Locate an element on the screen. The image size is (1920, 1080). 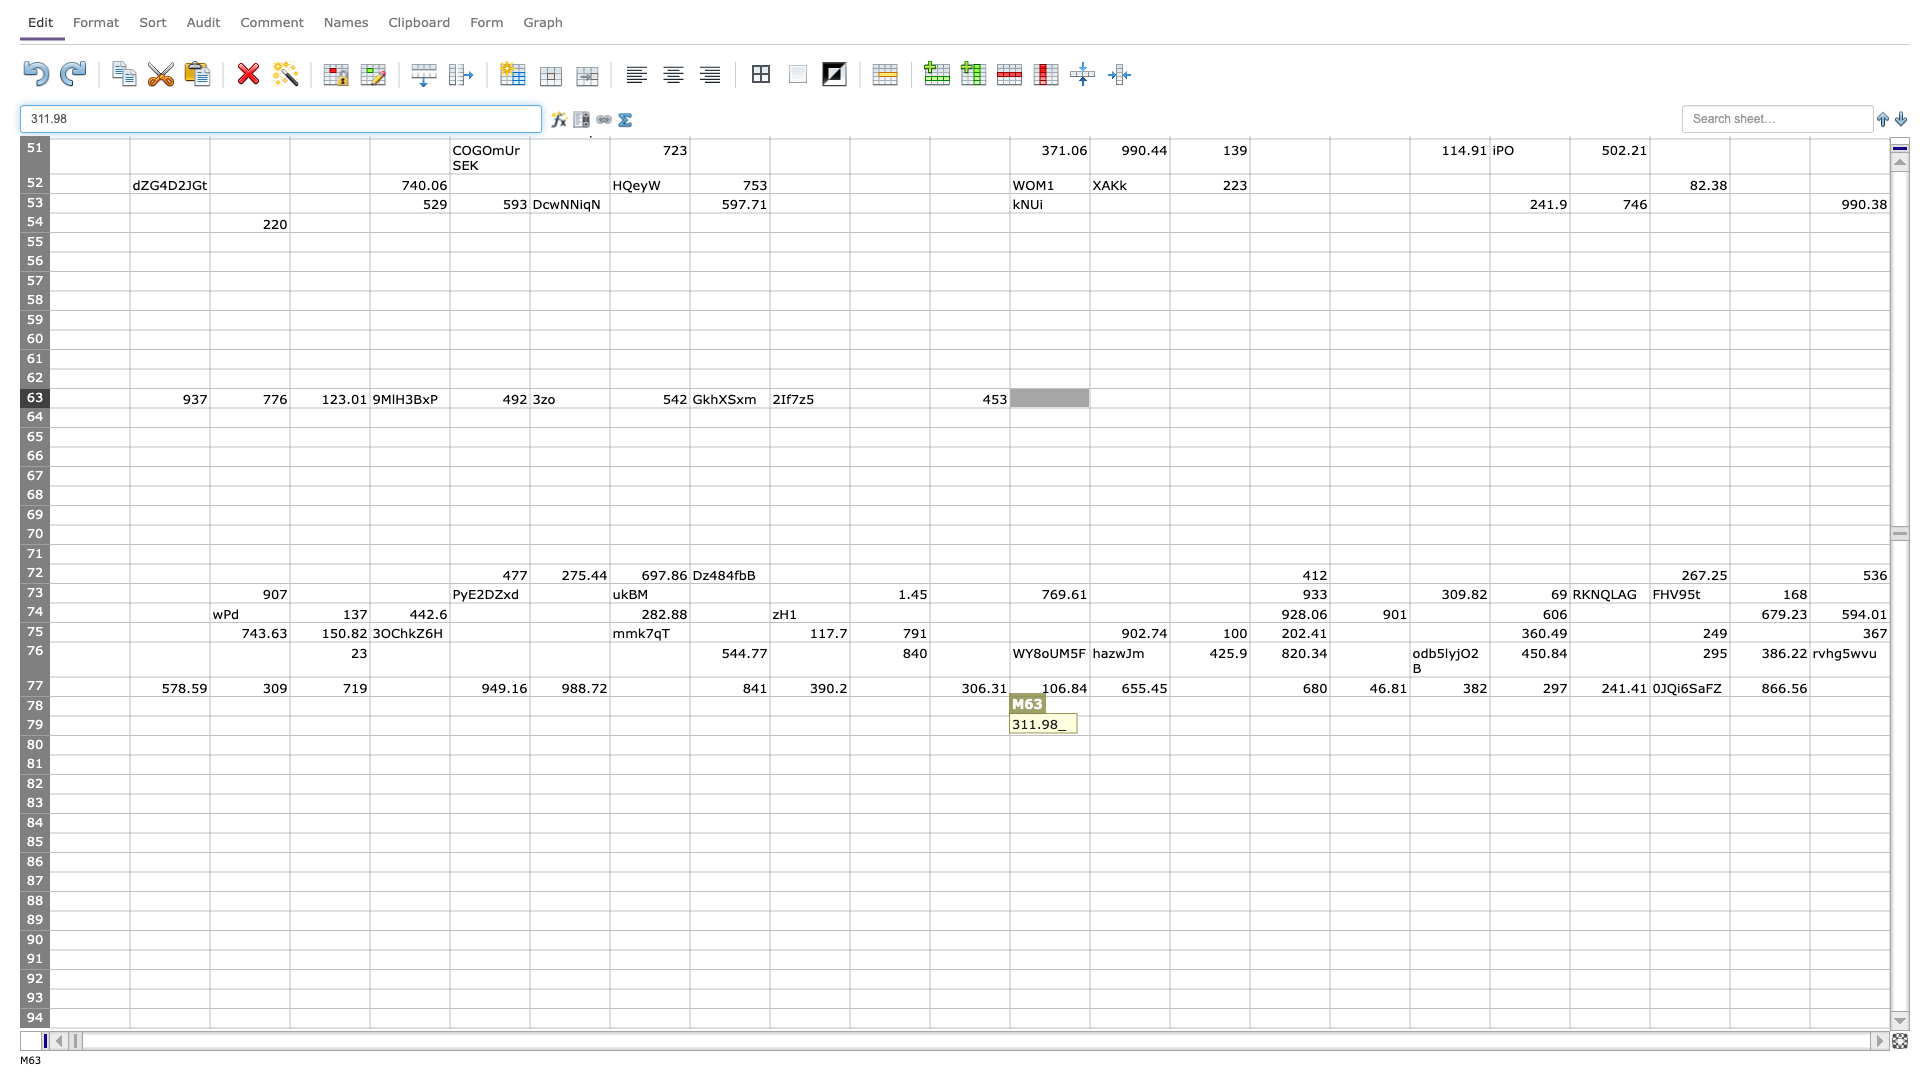
Top left corner of cell N-79 is located at coordinates (1088, 715).